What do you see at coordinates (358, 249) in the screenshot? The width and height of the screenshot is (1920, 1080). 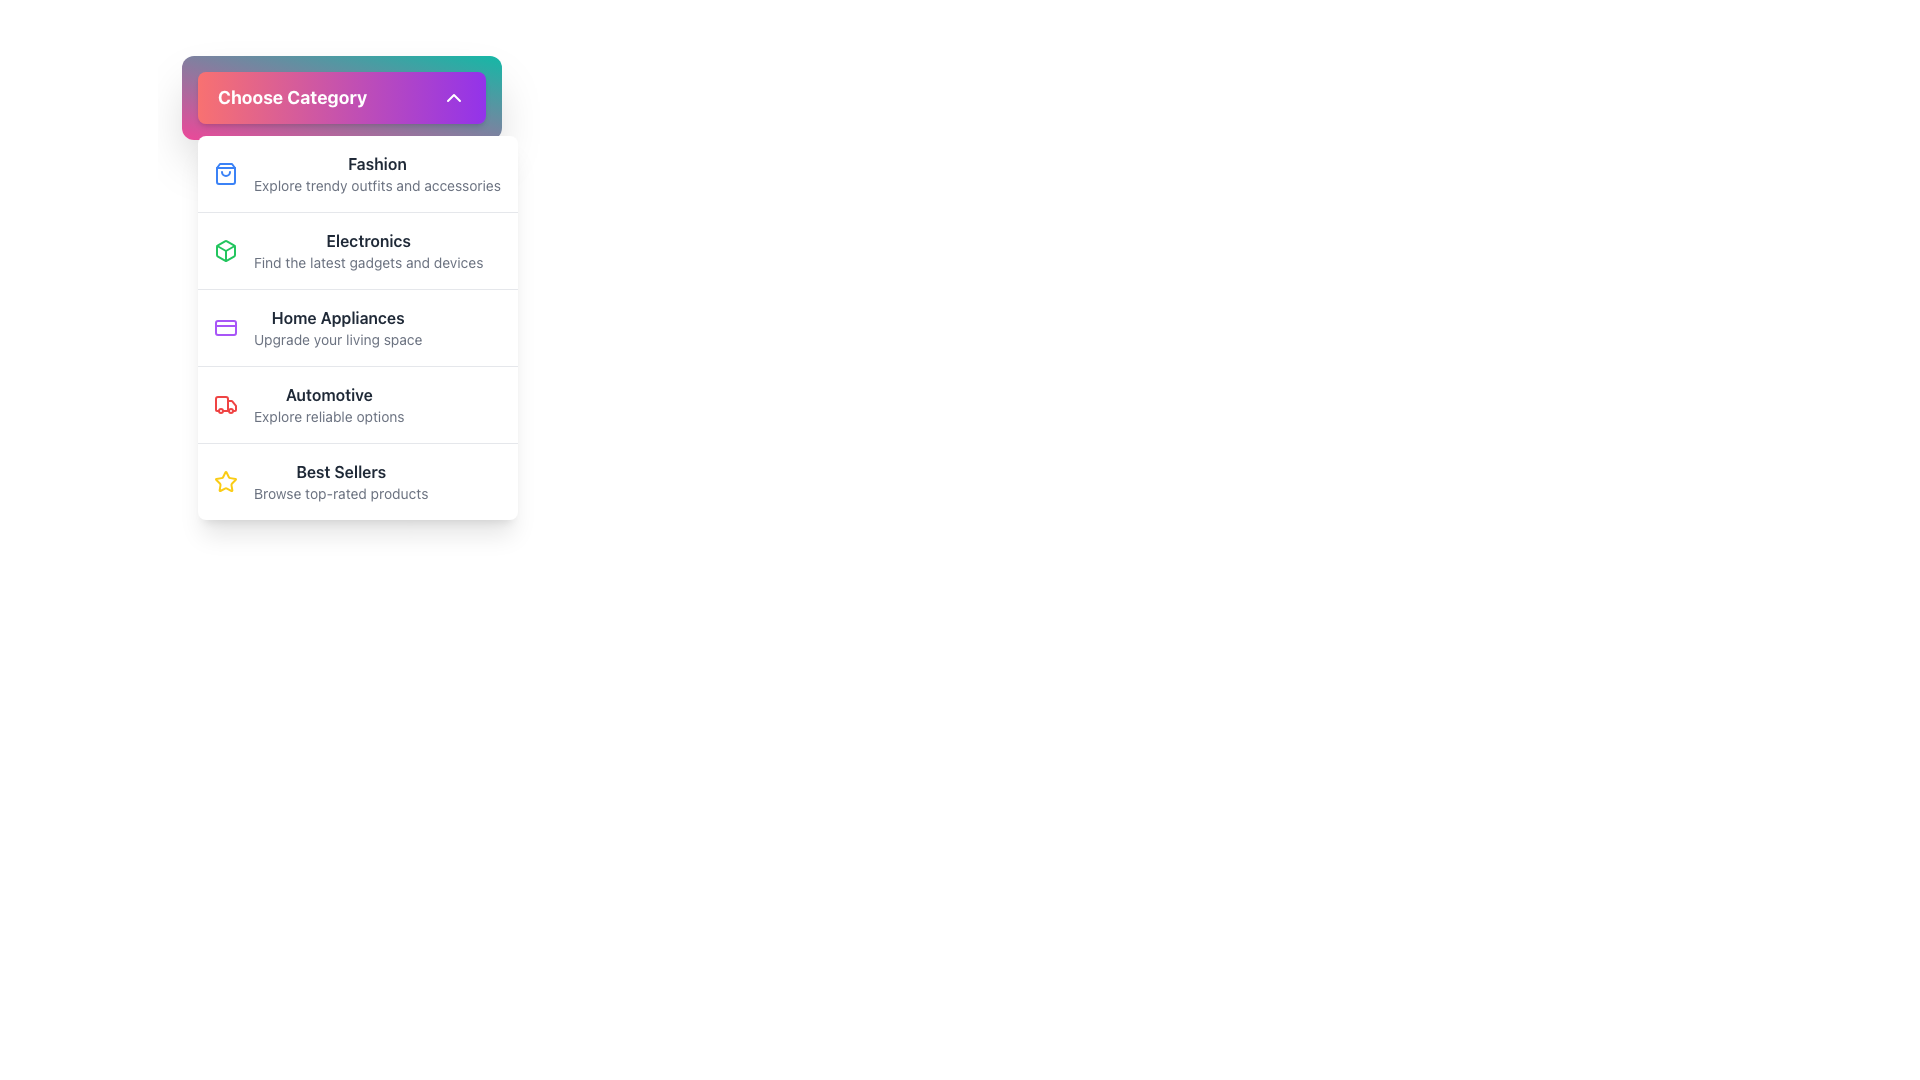 I see `the 'Electronics' category option in the dropdown menu, which is the second item listed below 'Fashion' and above 'Home Appliances'` at bounding box center [358, 249].